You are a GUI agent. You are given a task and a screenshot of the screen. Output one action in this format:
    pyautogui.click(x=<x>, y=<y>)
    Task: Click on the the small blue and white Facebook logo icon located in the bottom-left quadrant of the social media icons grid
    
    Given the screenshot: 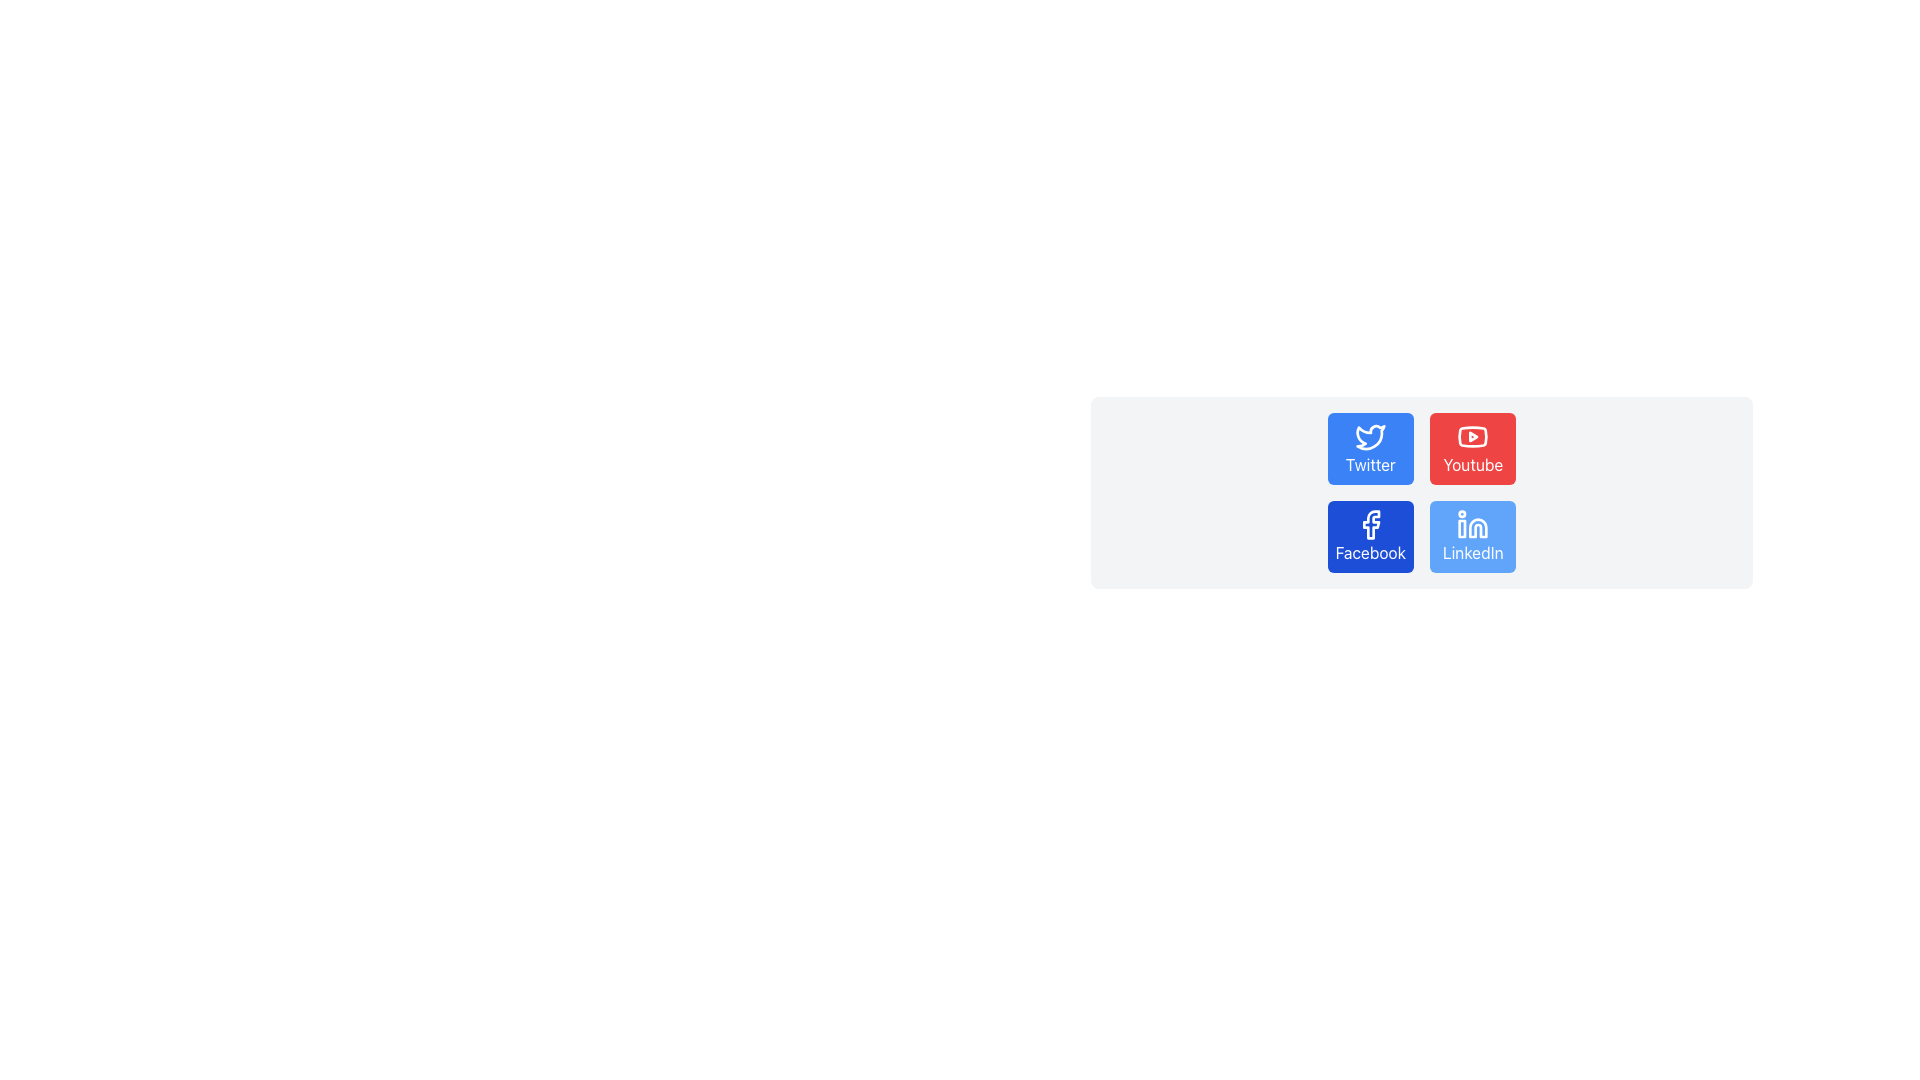 What is the action you would take?
    pyautogui.click(x=1370, y=523)
    